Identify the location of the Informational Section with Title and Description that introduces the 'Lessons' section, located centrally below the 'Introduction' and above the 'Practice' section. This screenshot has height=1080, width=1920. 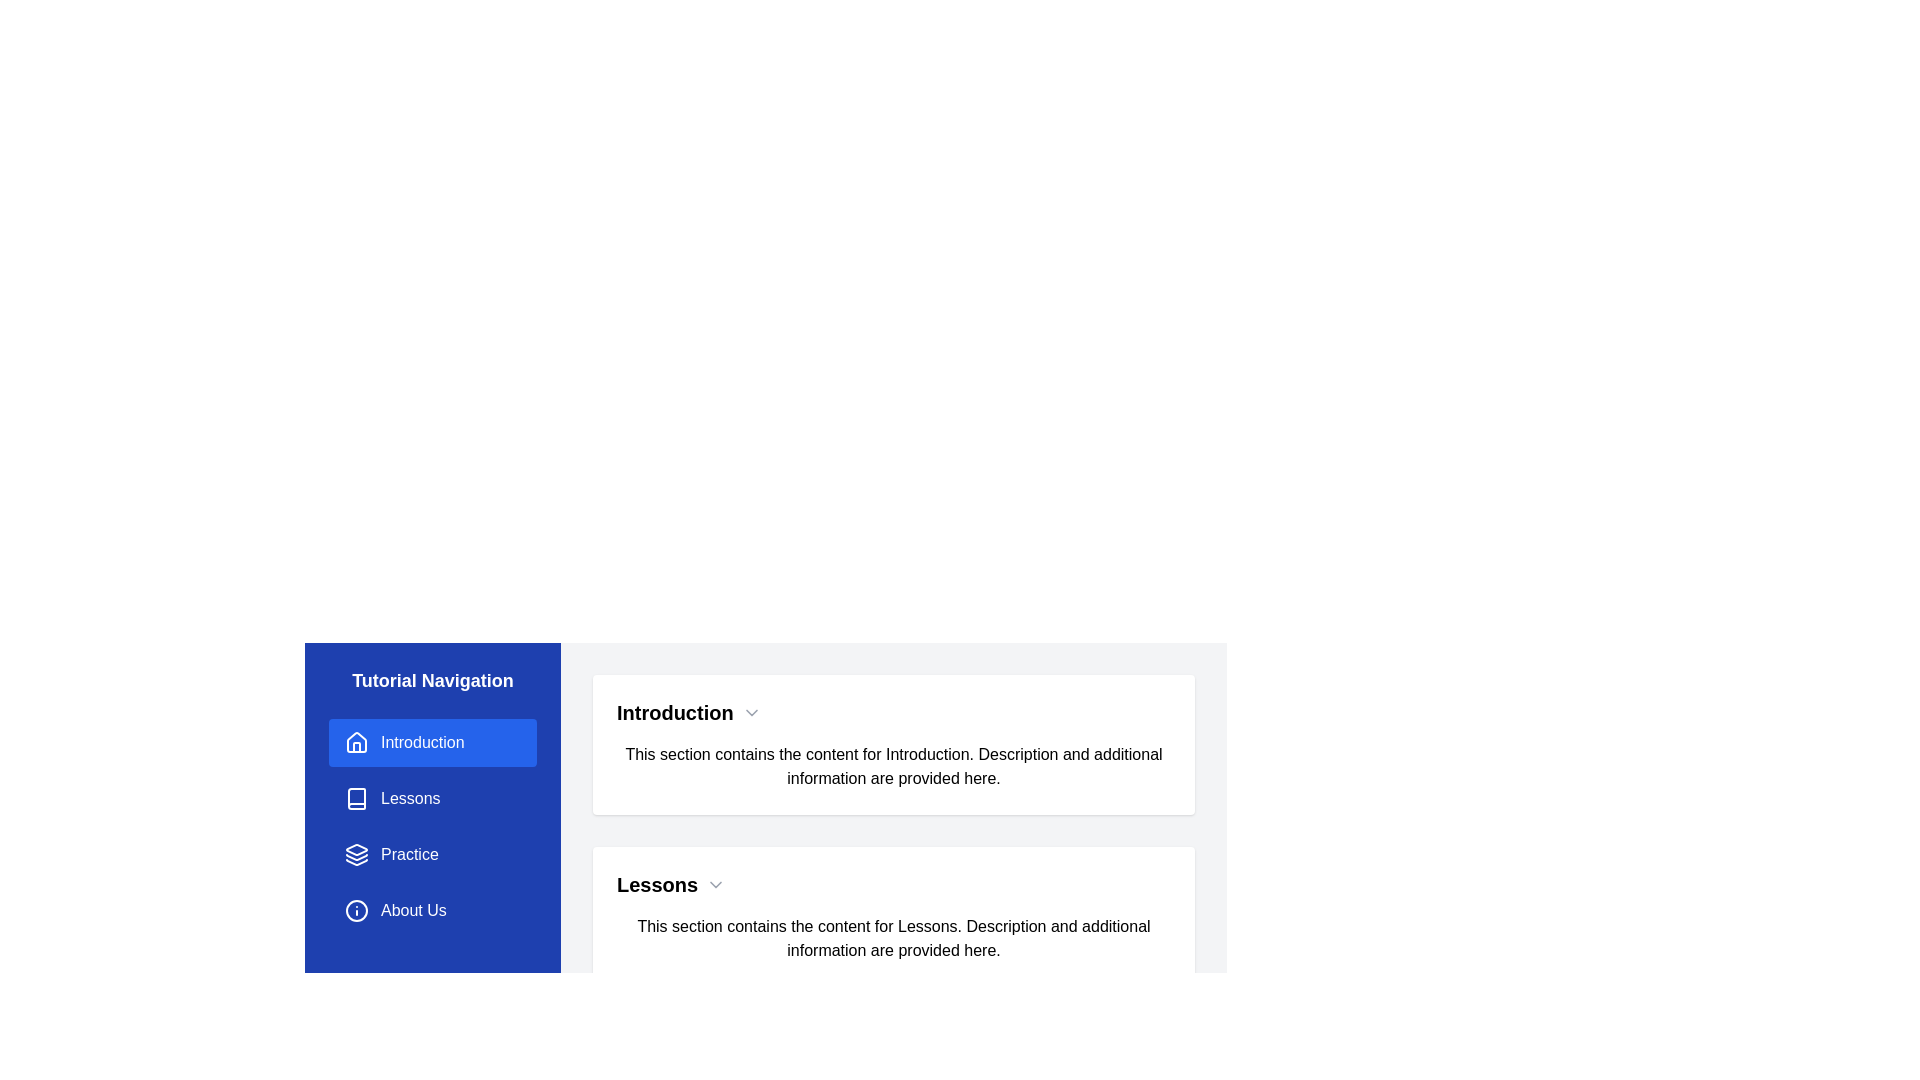
(892, 917).